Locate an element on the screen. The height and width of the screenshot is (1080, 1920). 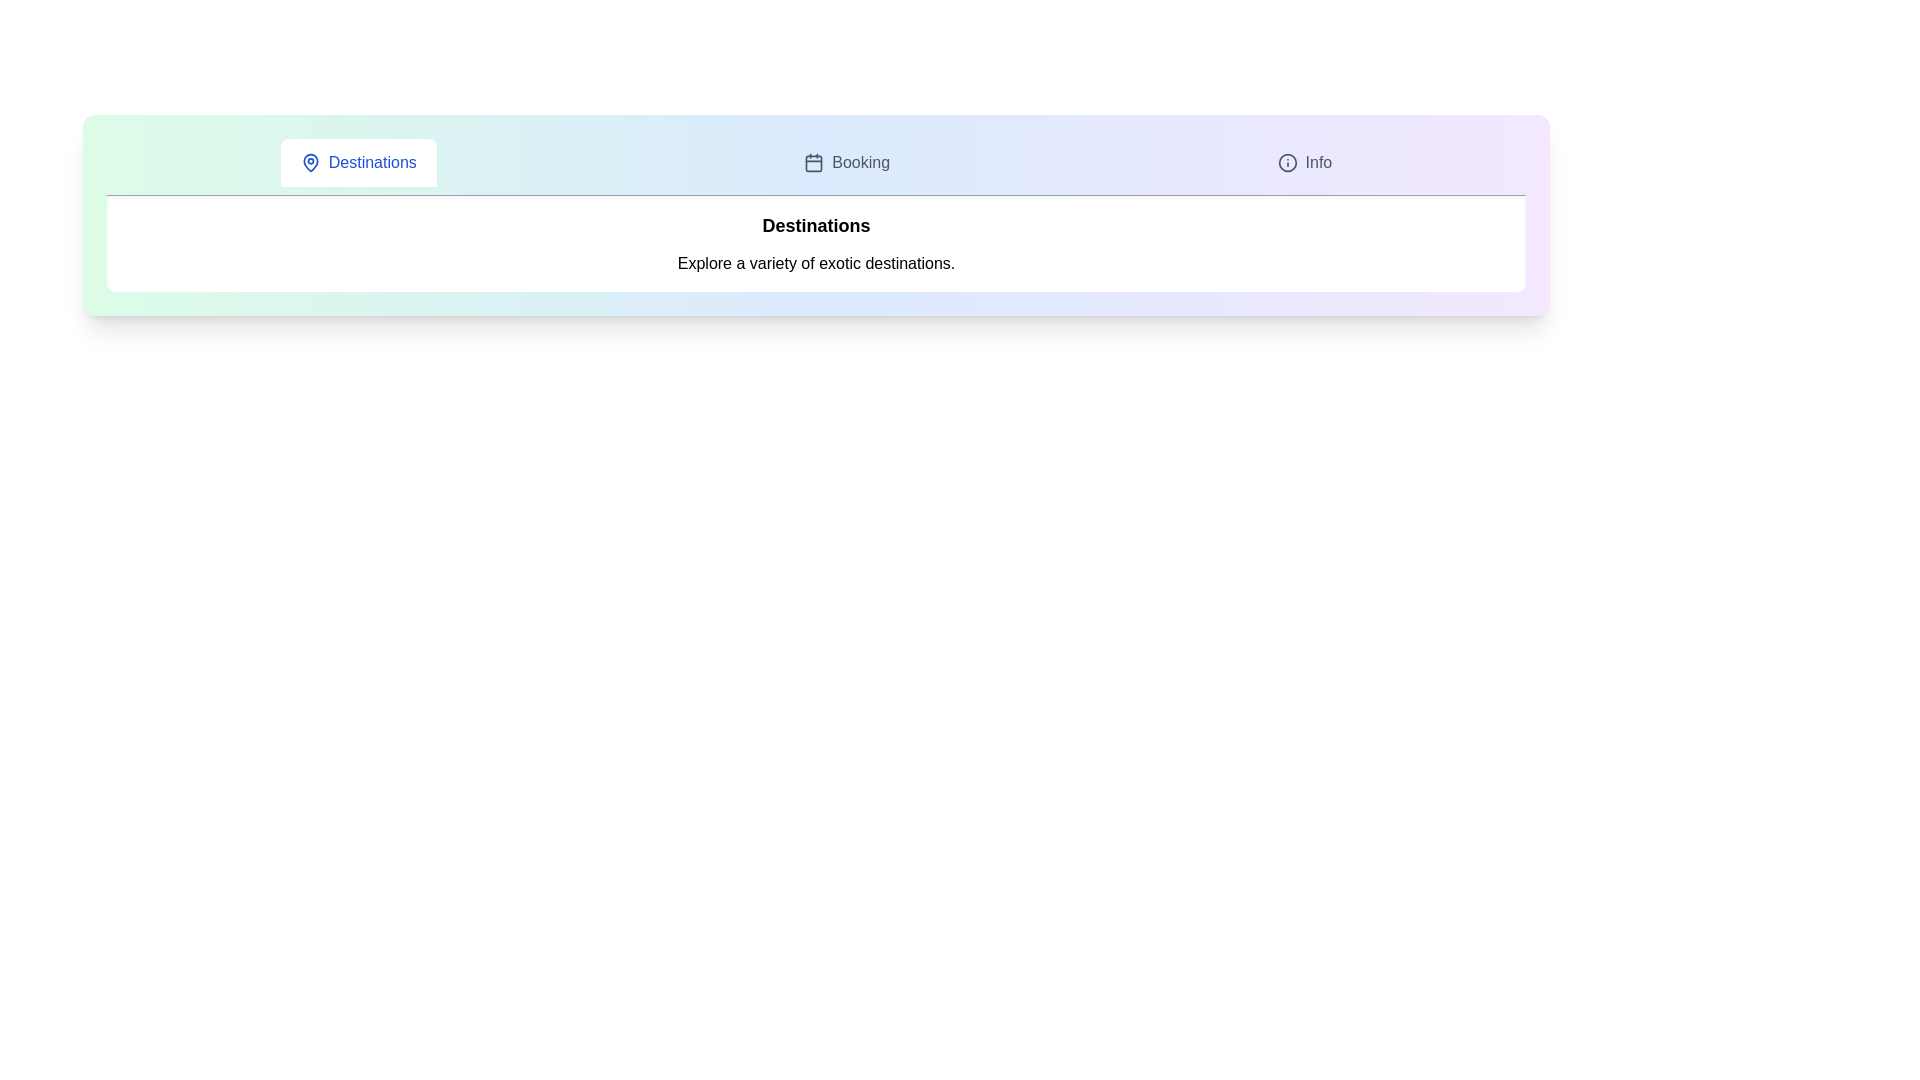
the Destinations tab to read its content is located at coordinates (358, 161).